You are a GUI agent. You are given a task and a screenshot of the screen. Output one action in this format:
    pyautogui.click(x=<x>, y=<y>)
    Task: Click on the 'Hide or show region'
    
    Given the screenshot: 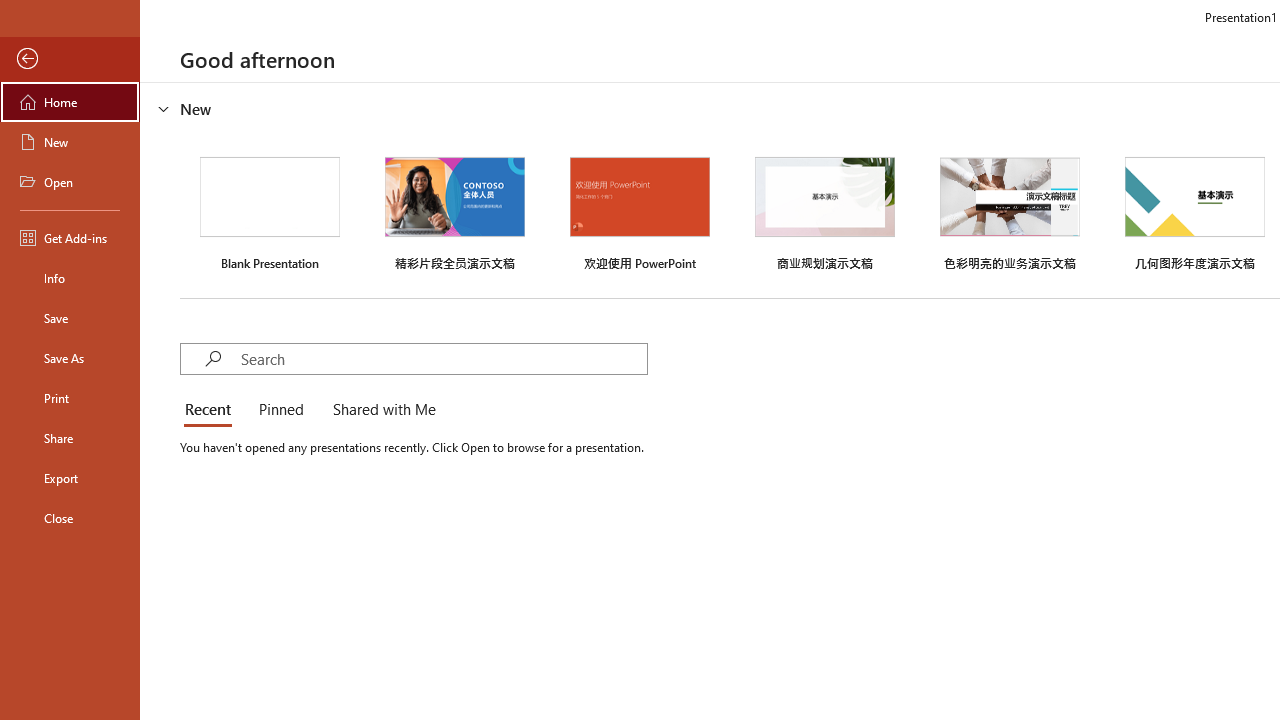 What is the action you would take?
    pyautogui.click(x=164, y=109)
    